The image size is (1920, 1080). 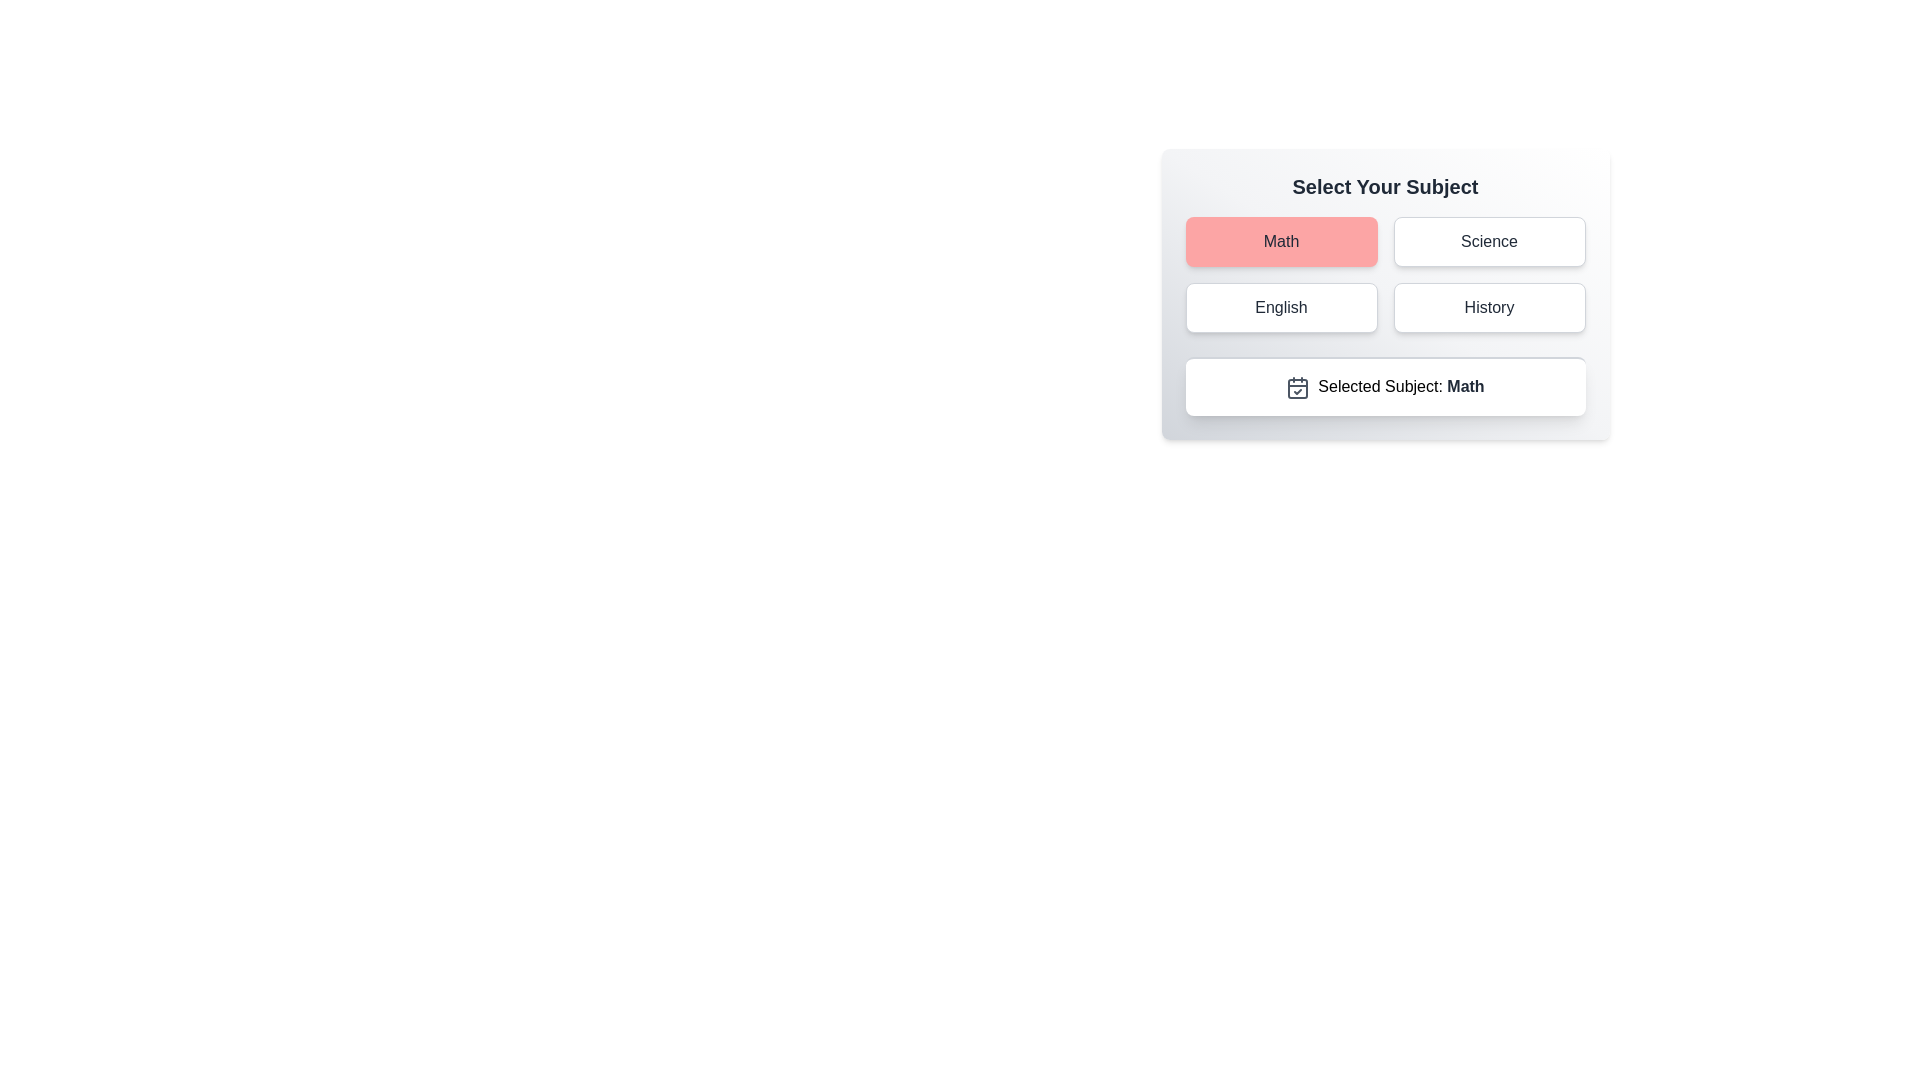 What do you see at coordinates (1489, 308) in the screenshot?
I see `the 'History' button, which is a rectangular button with rounded corners and a dark gray label` at bounding box center [1489, 308].